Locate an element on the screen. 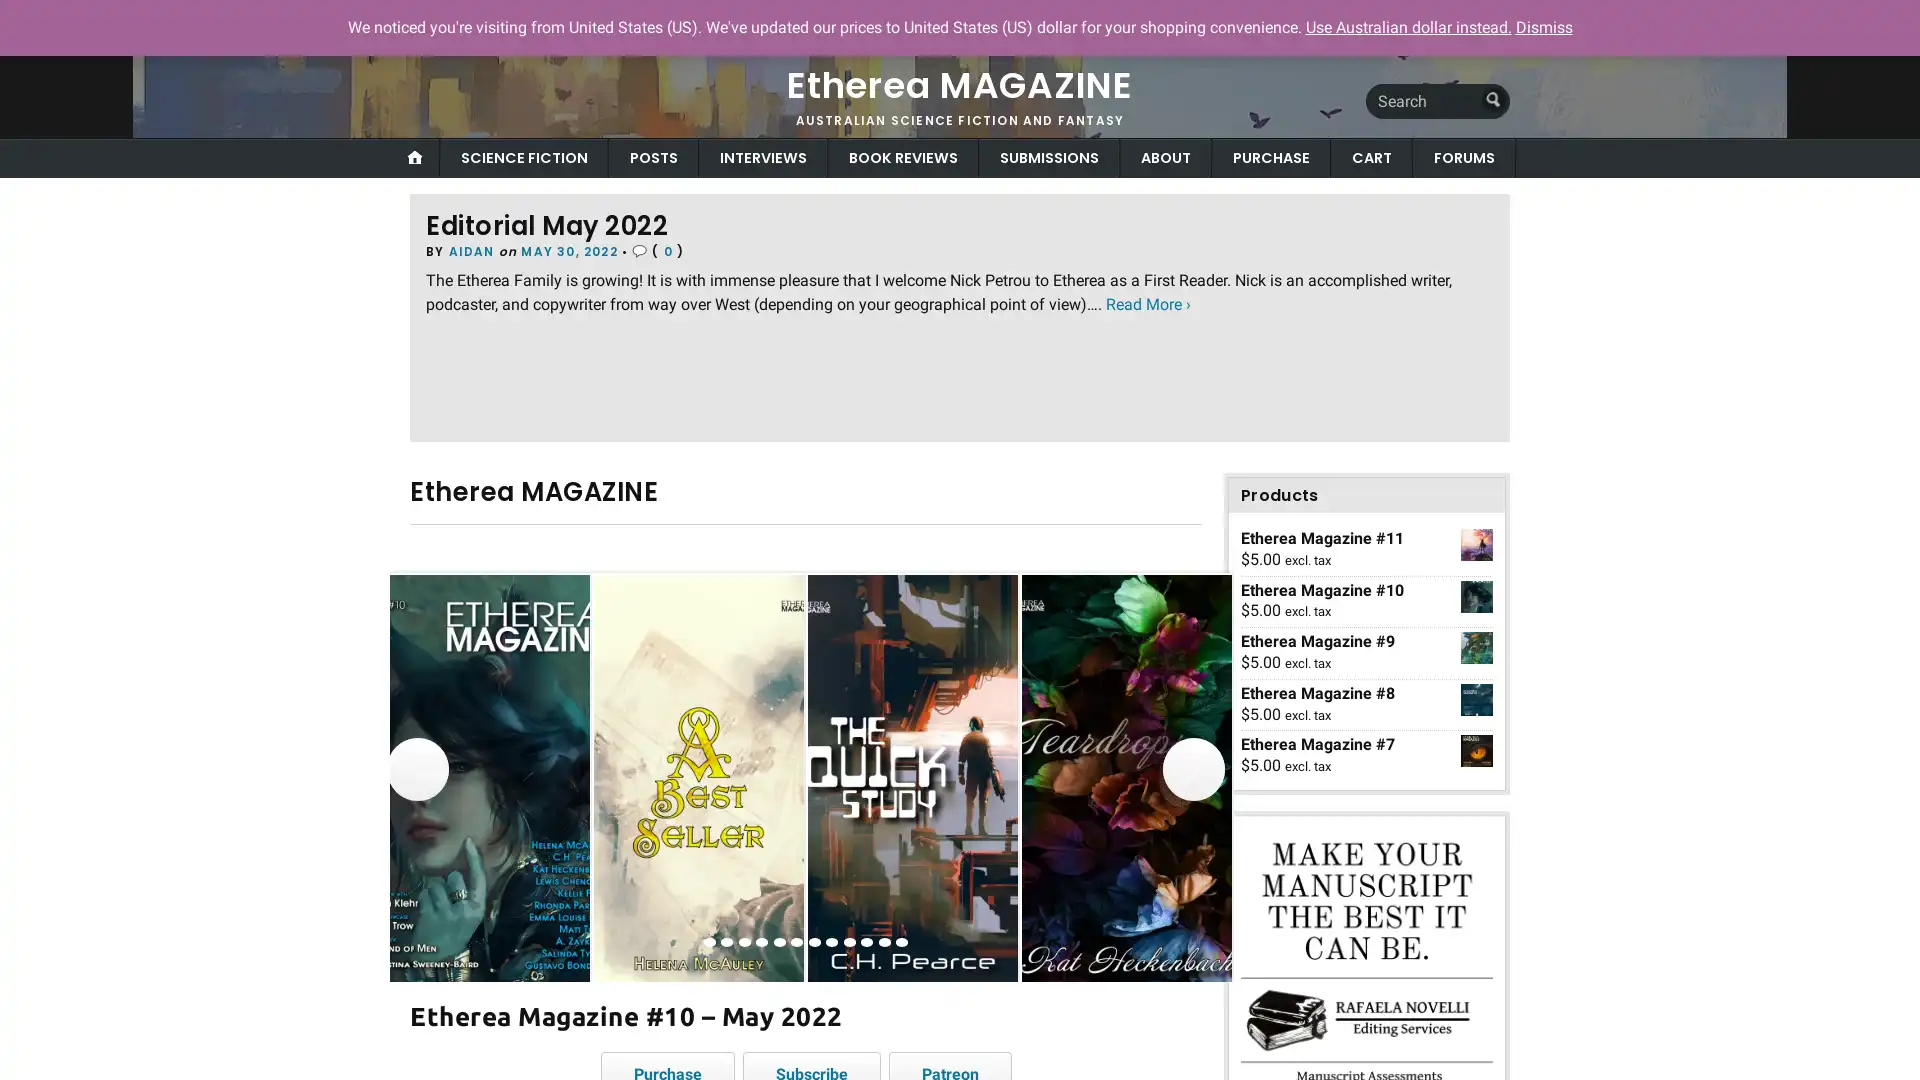  view image 12 of 12 in carousel is located at coordinates (901, 941).